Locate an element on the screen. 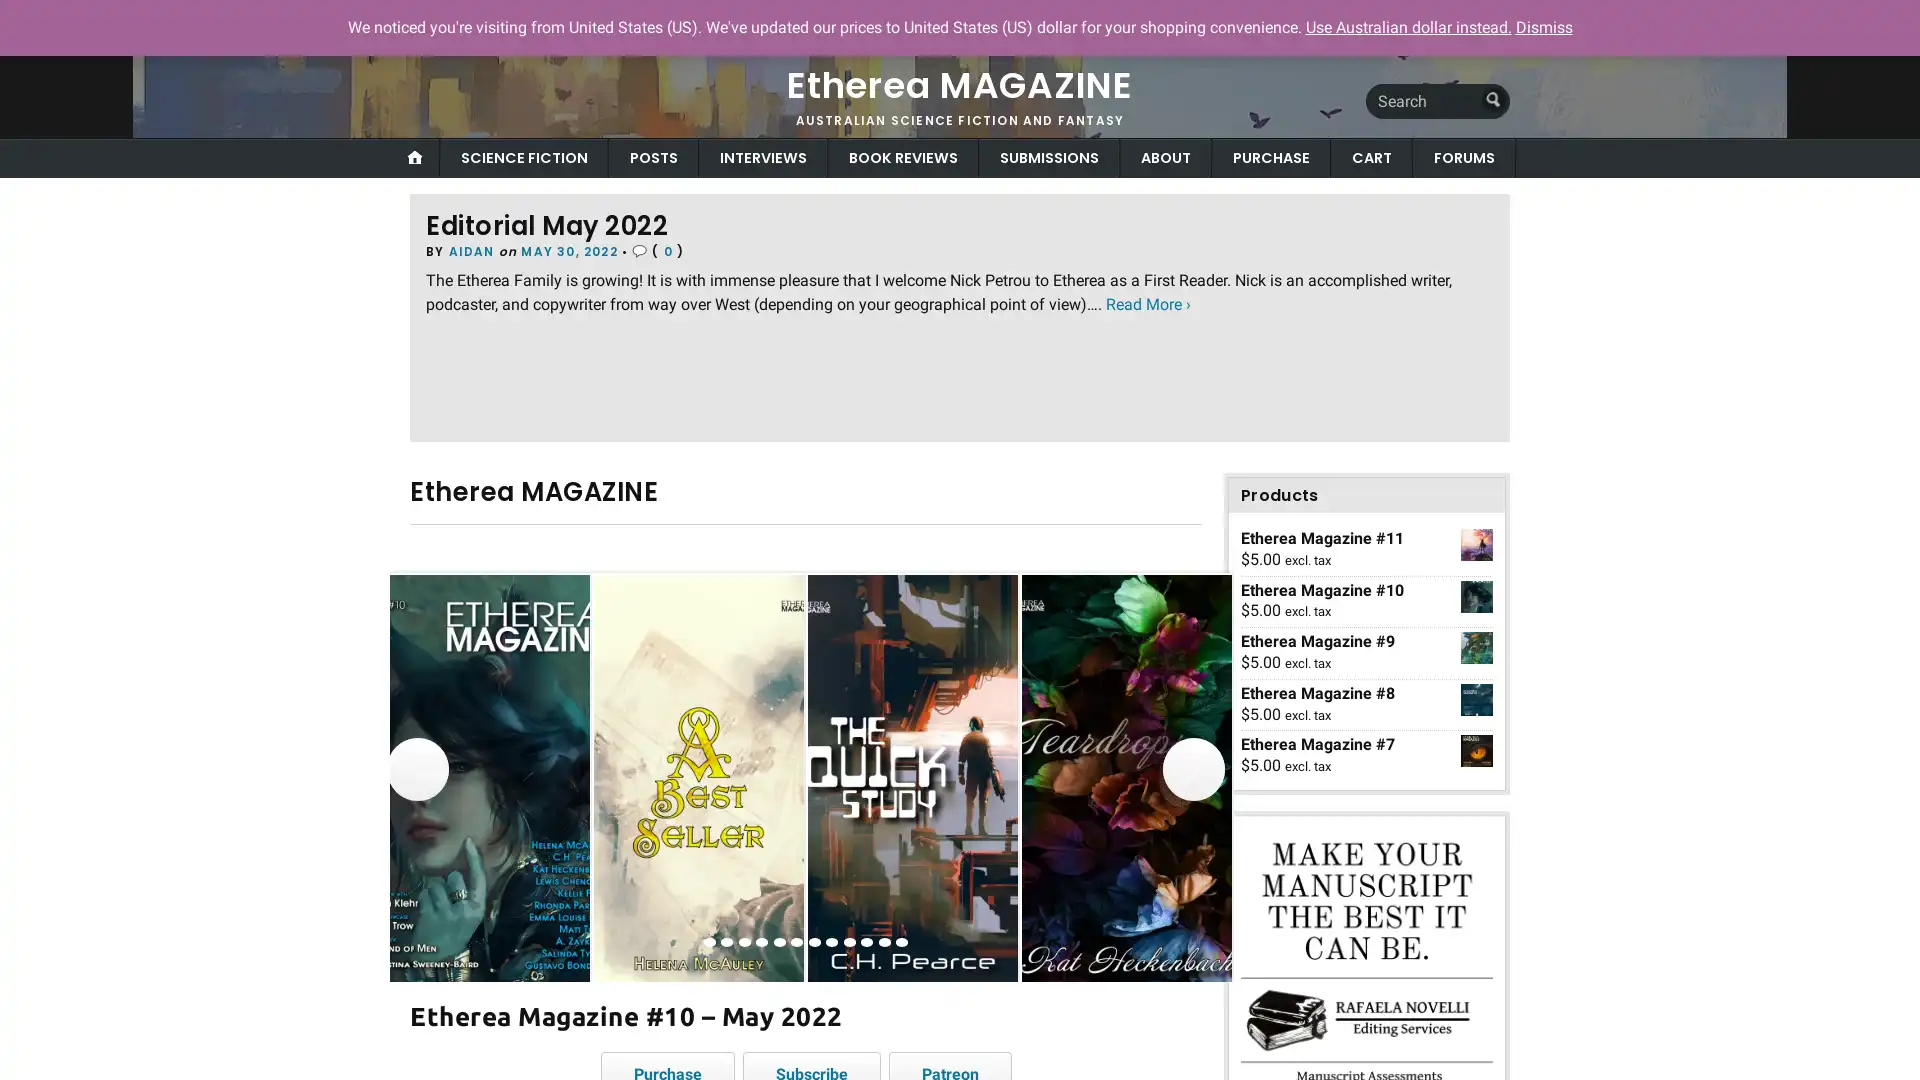  view image 12 of 12 in carousel is located at coordinates (901, 941).